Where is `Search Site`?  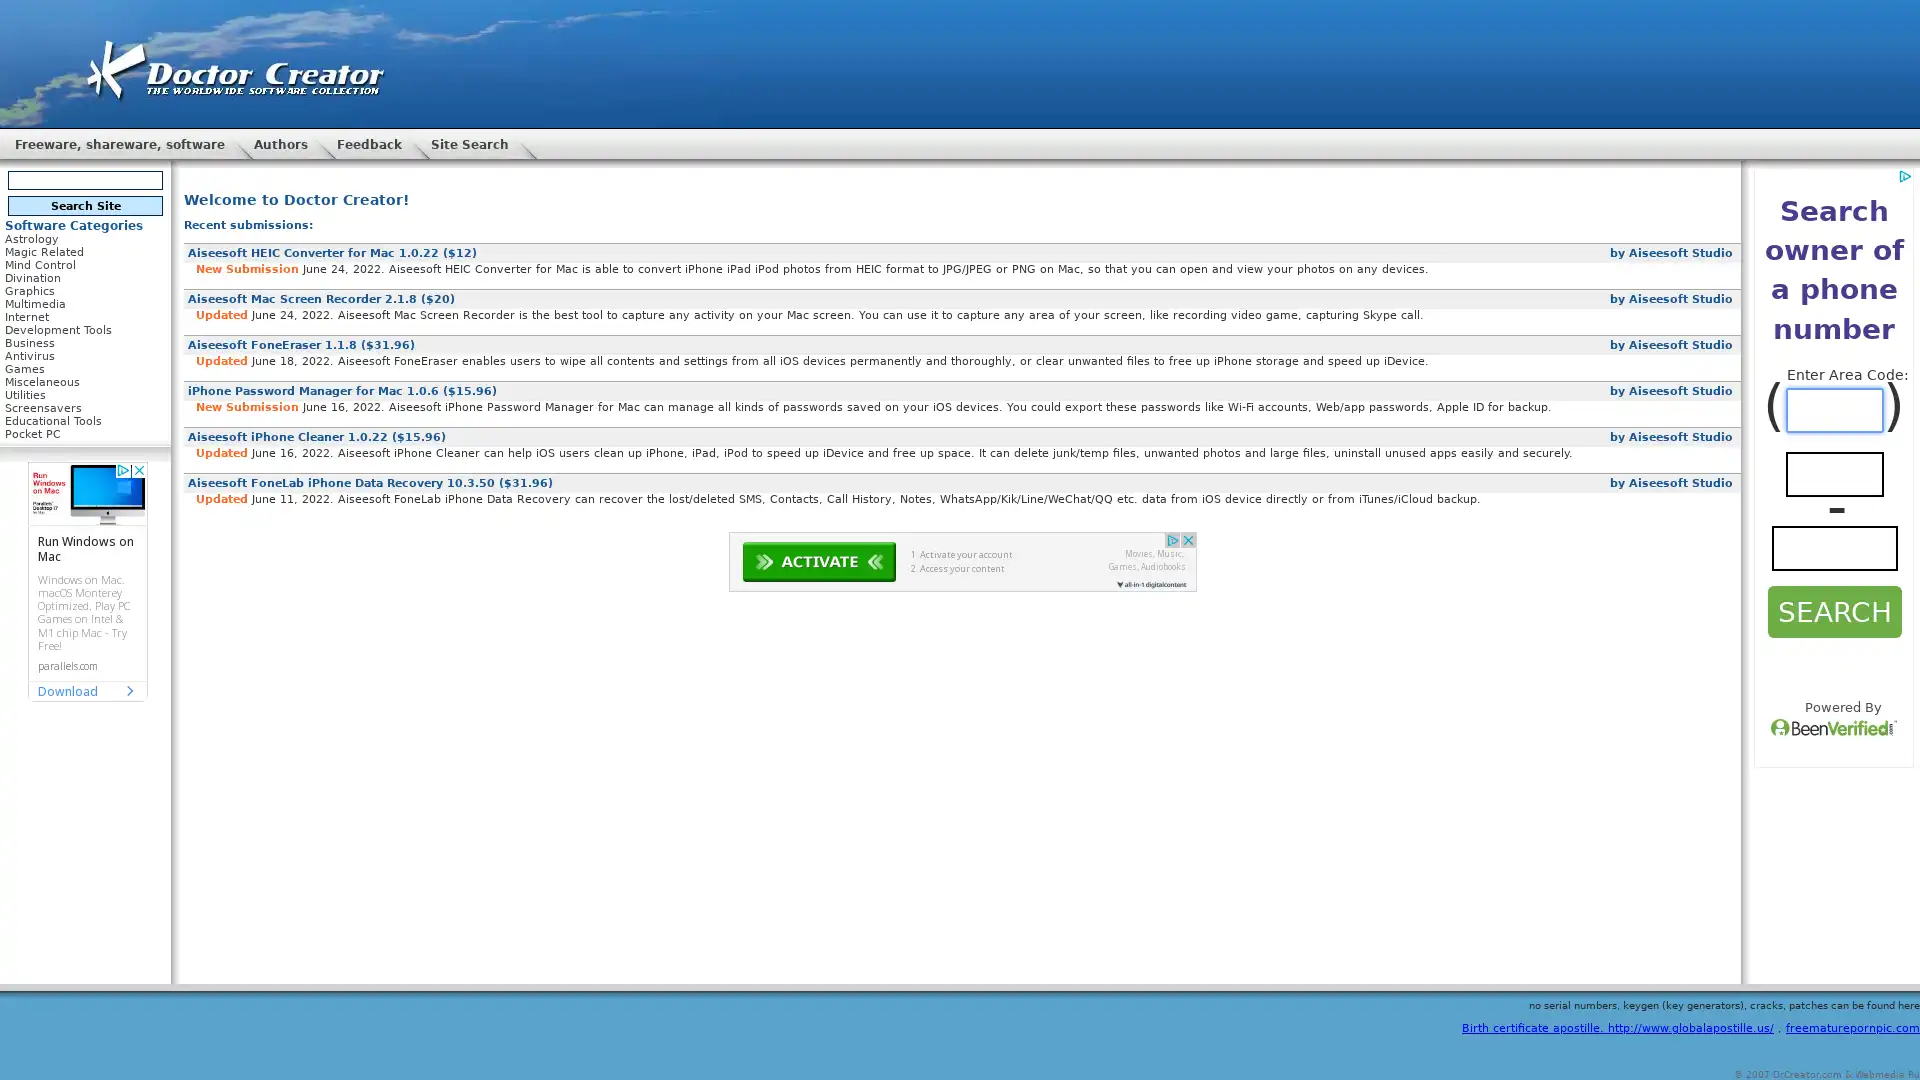
Search Site is located at coordinates (84, 205).